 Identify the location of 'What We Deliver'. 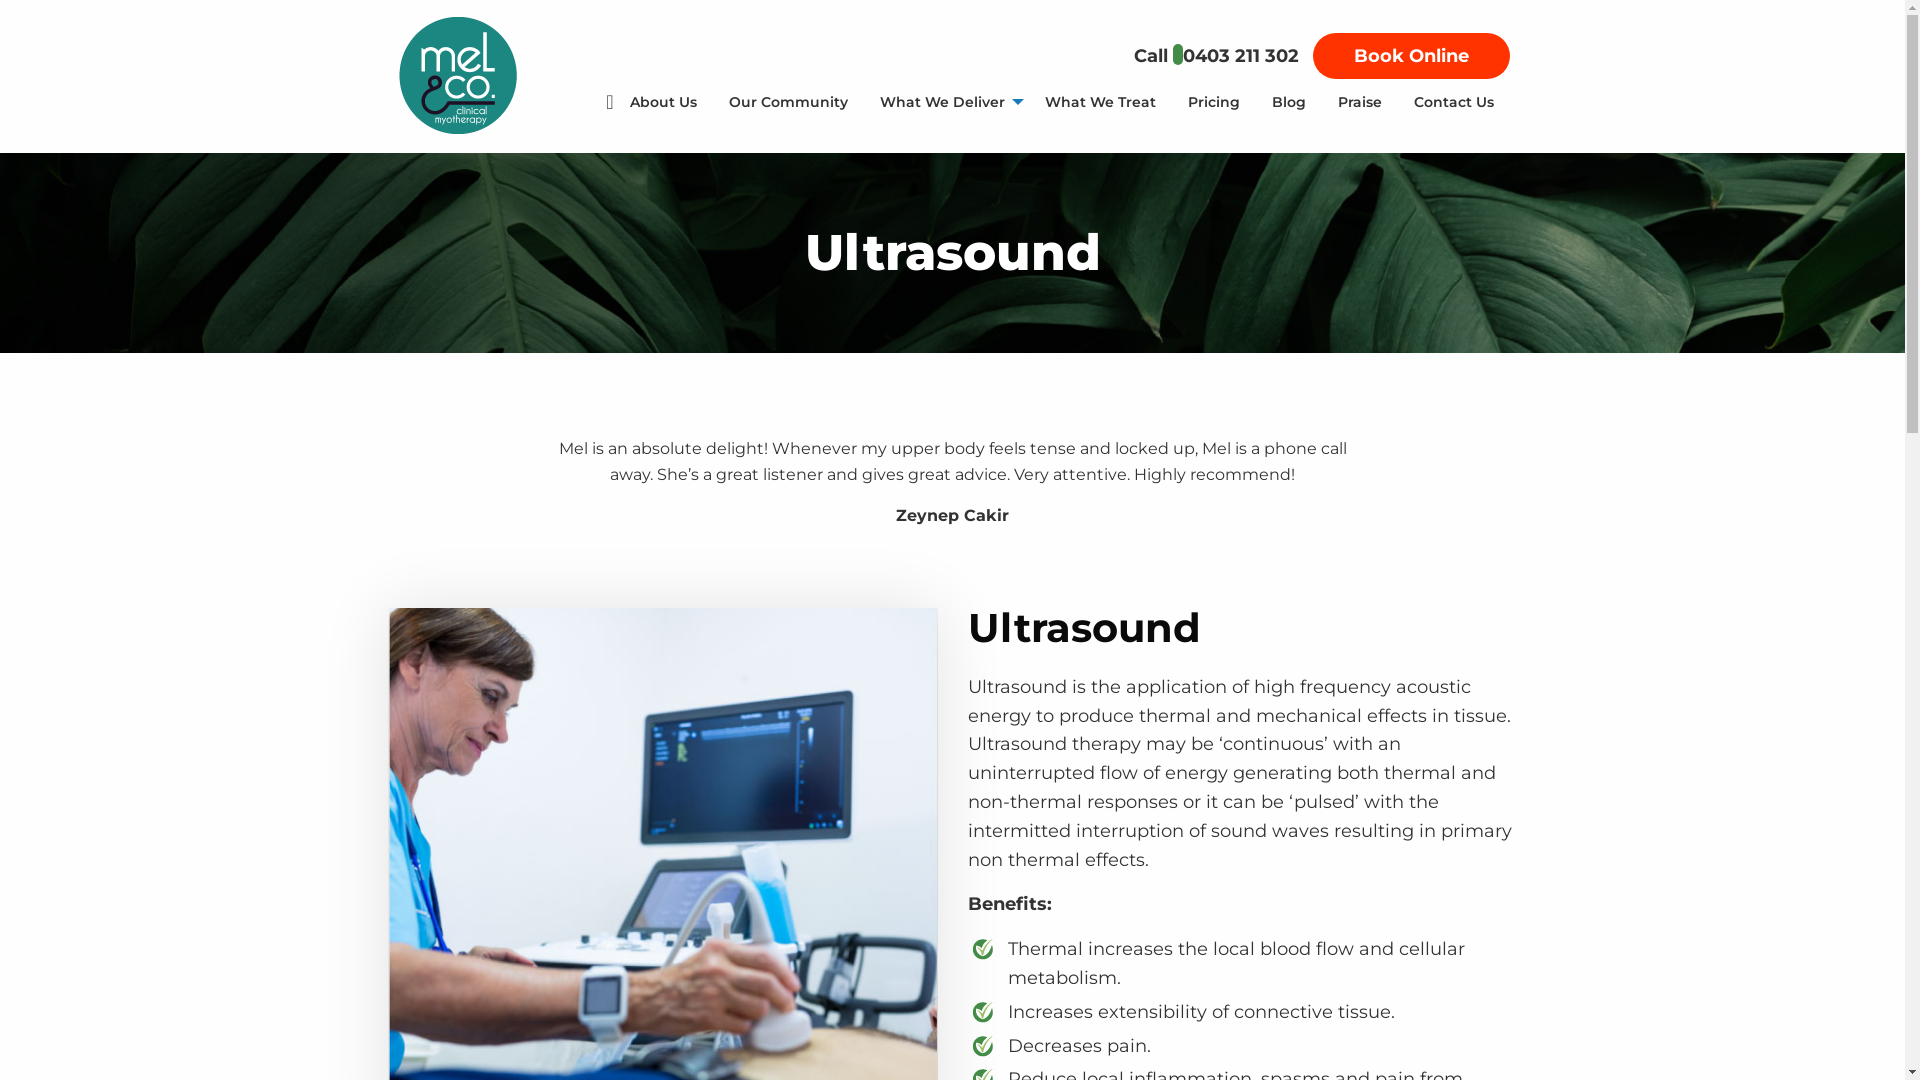
(945, 101).